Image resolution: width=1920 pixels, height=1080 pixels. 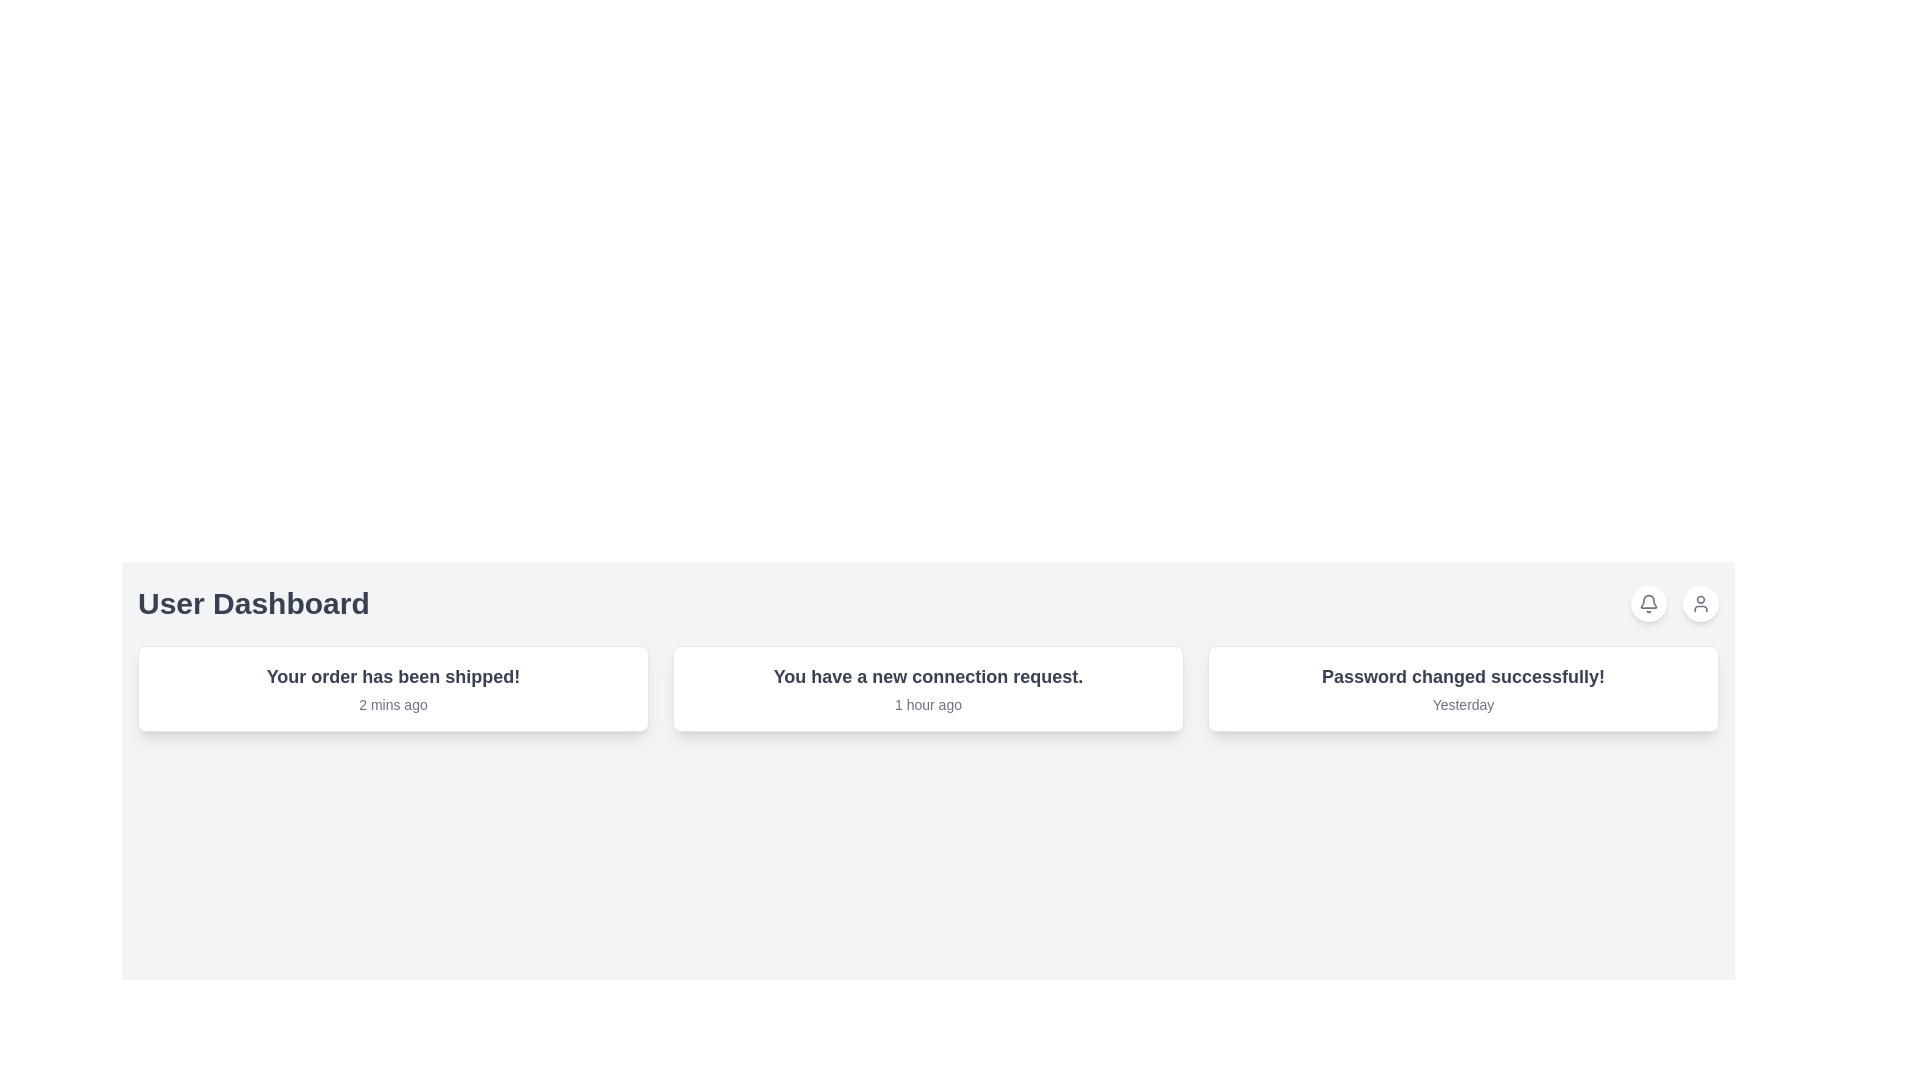 What do you see at coordinates (1649, 603) in the screenshot?
I see `the circular button with a white background and a bell icon in gray, located at the top right corner of the user interface` at bounding box center [1649, 603].